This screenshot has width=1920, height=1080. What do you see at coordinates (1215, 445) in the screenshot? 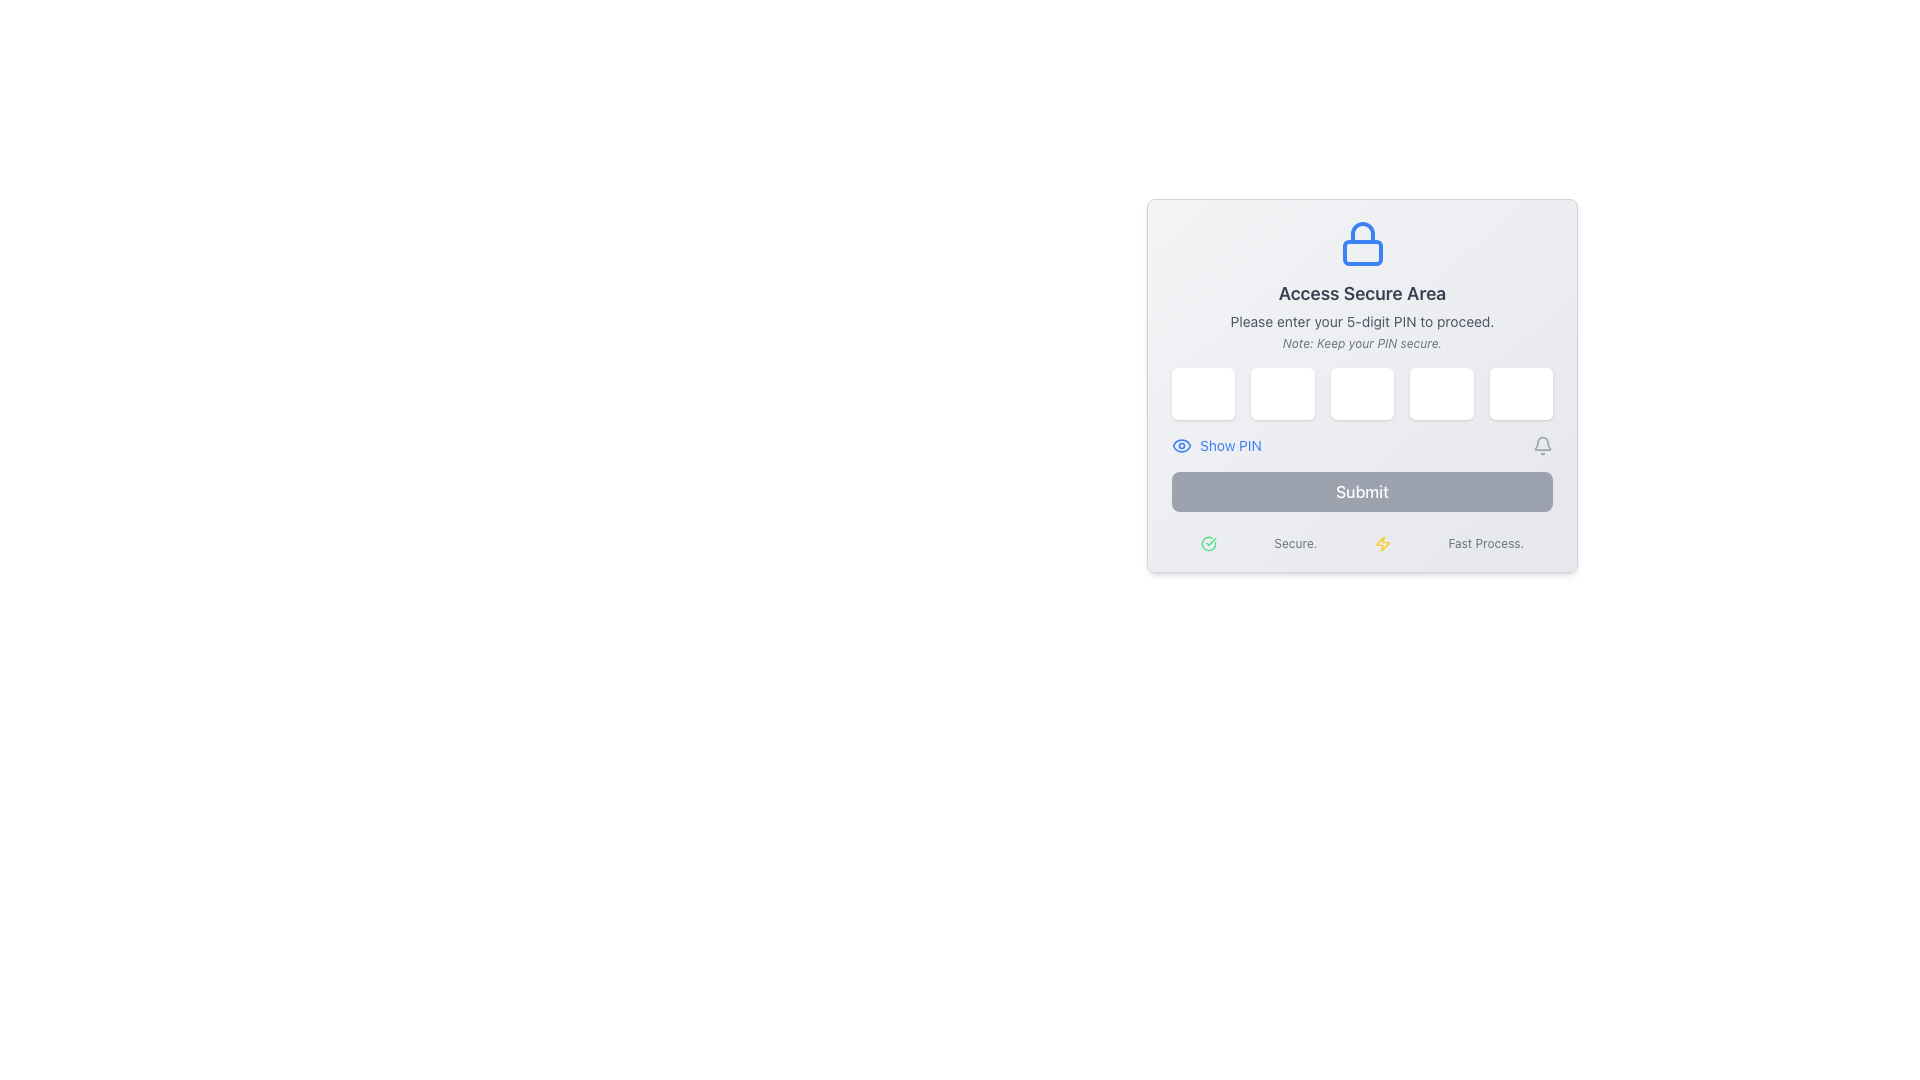
I see `the 'Show PIN' button which features a small blue font and an eye icon for visibility, located beneath the PIN code entry fields` at bounding box center [1215, 445].